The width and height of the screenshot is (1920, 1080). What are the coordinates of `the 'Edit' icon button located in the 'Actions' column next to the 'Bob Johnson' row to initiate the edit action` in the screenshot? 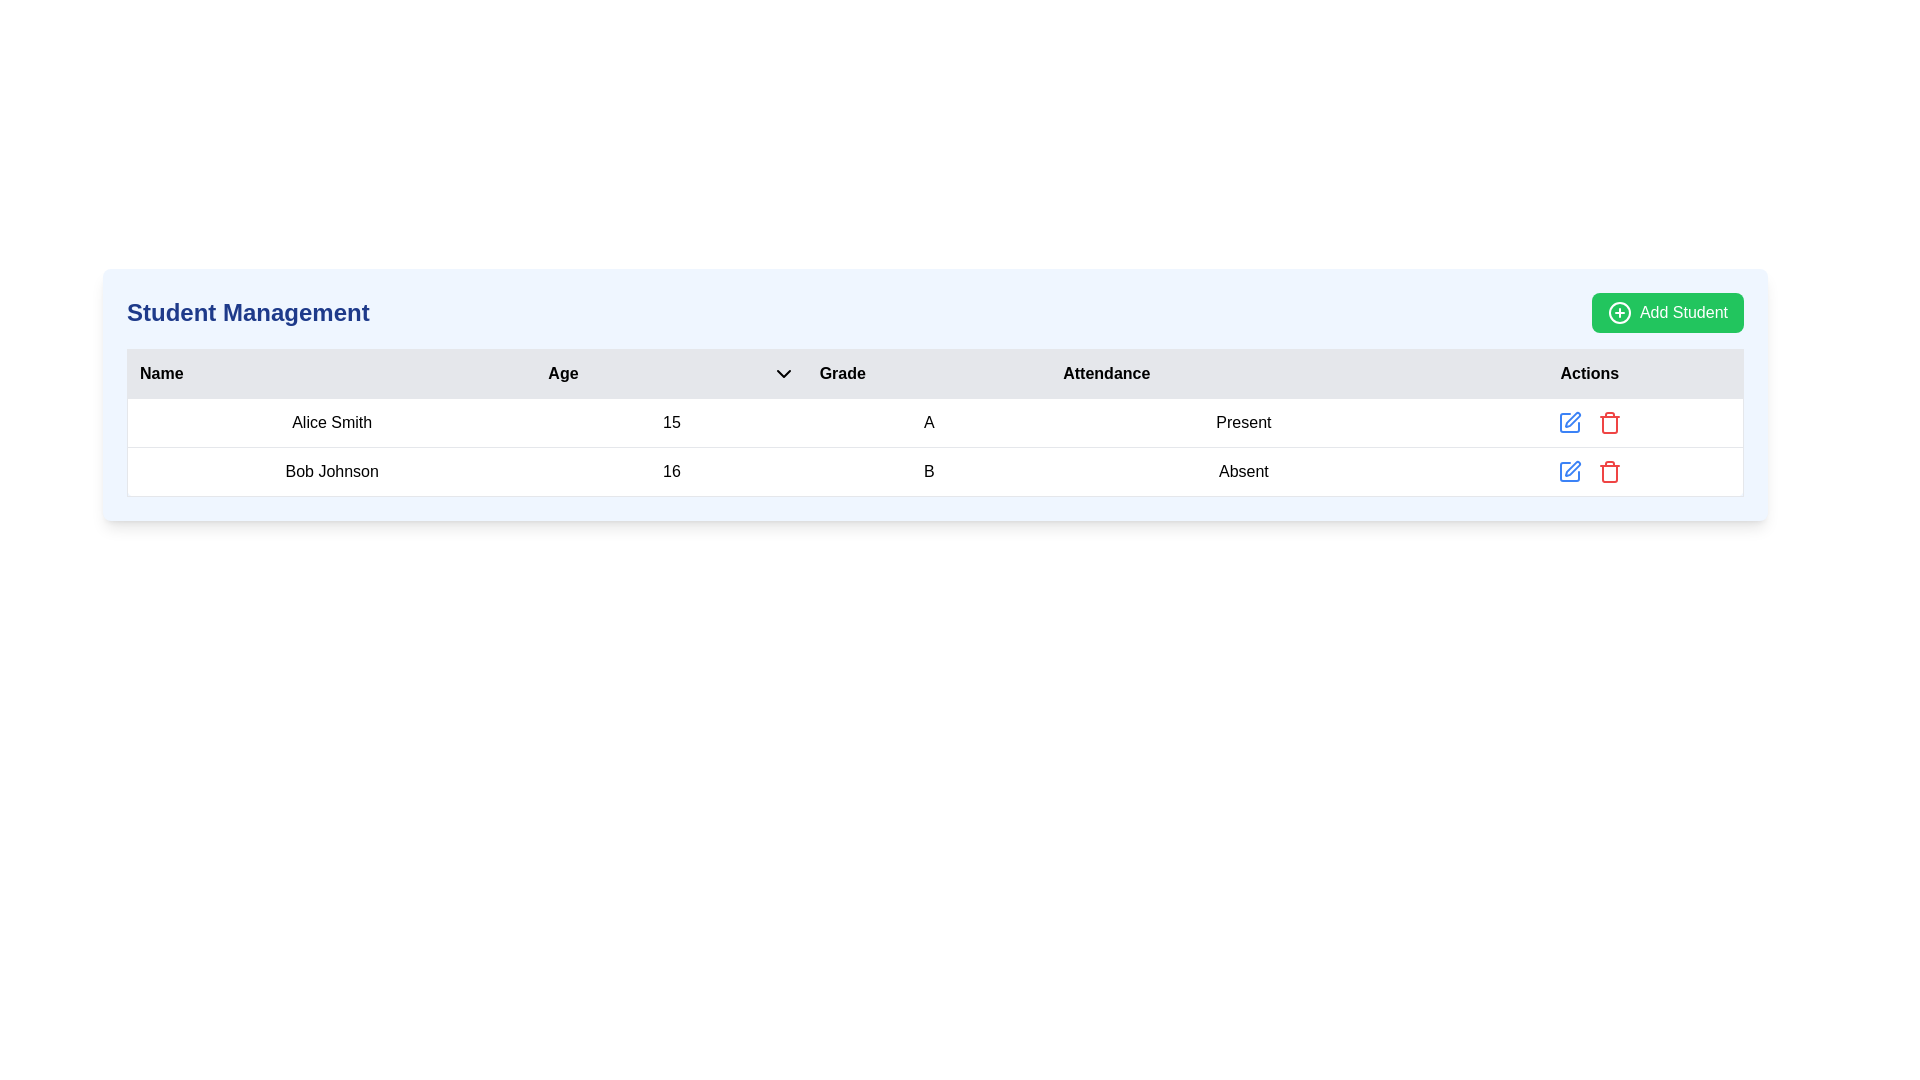 It's located at (1568, 471).